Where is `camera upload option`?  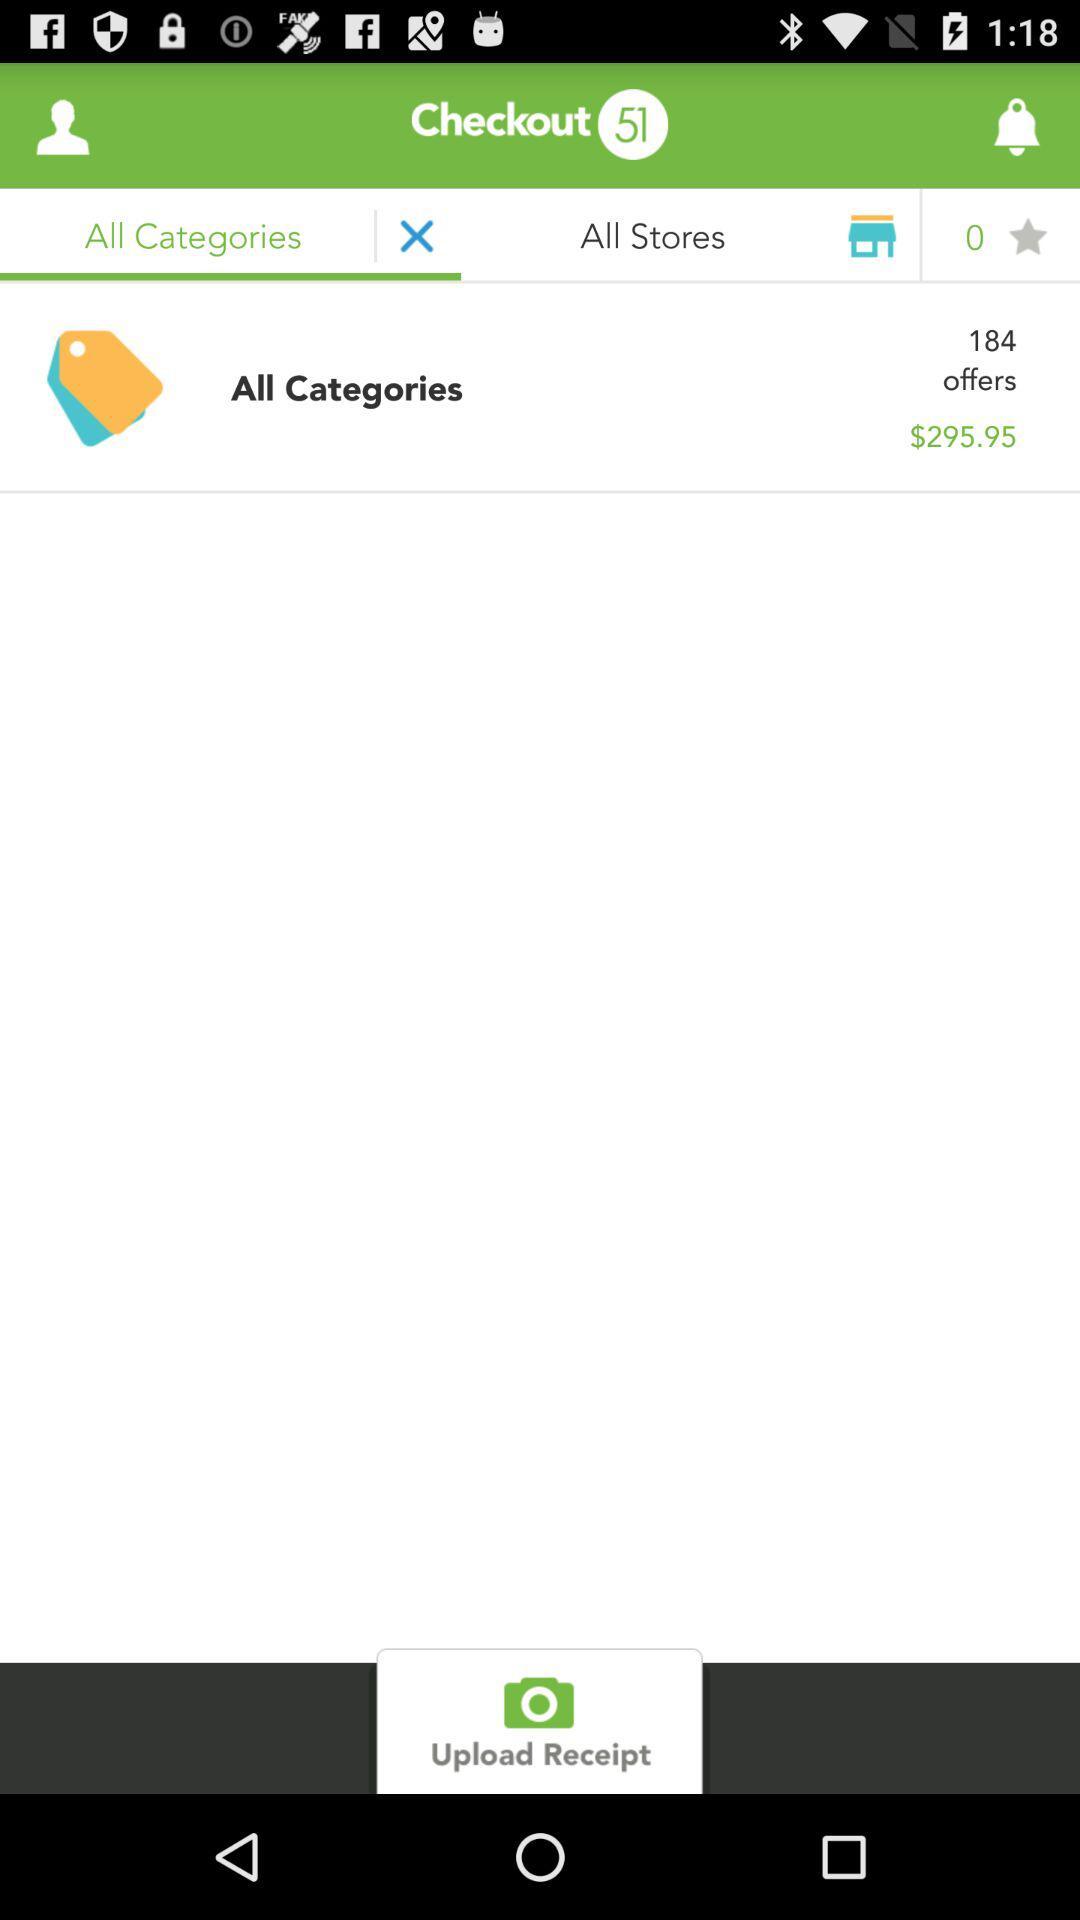 camera upload option is located at coordinates (538, 1720).